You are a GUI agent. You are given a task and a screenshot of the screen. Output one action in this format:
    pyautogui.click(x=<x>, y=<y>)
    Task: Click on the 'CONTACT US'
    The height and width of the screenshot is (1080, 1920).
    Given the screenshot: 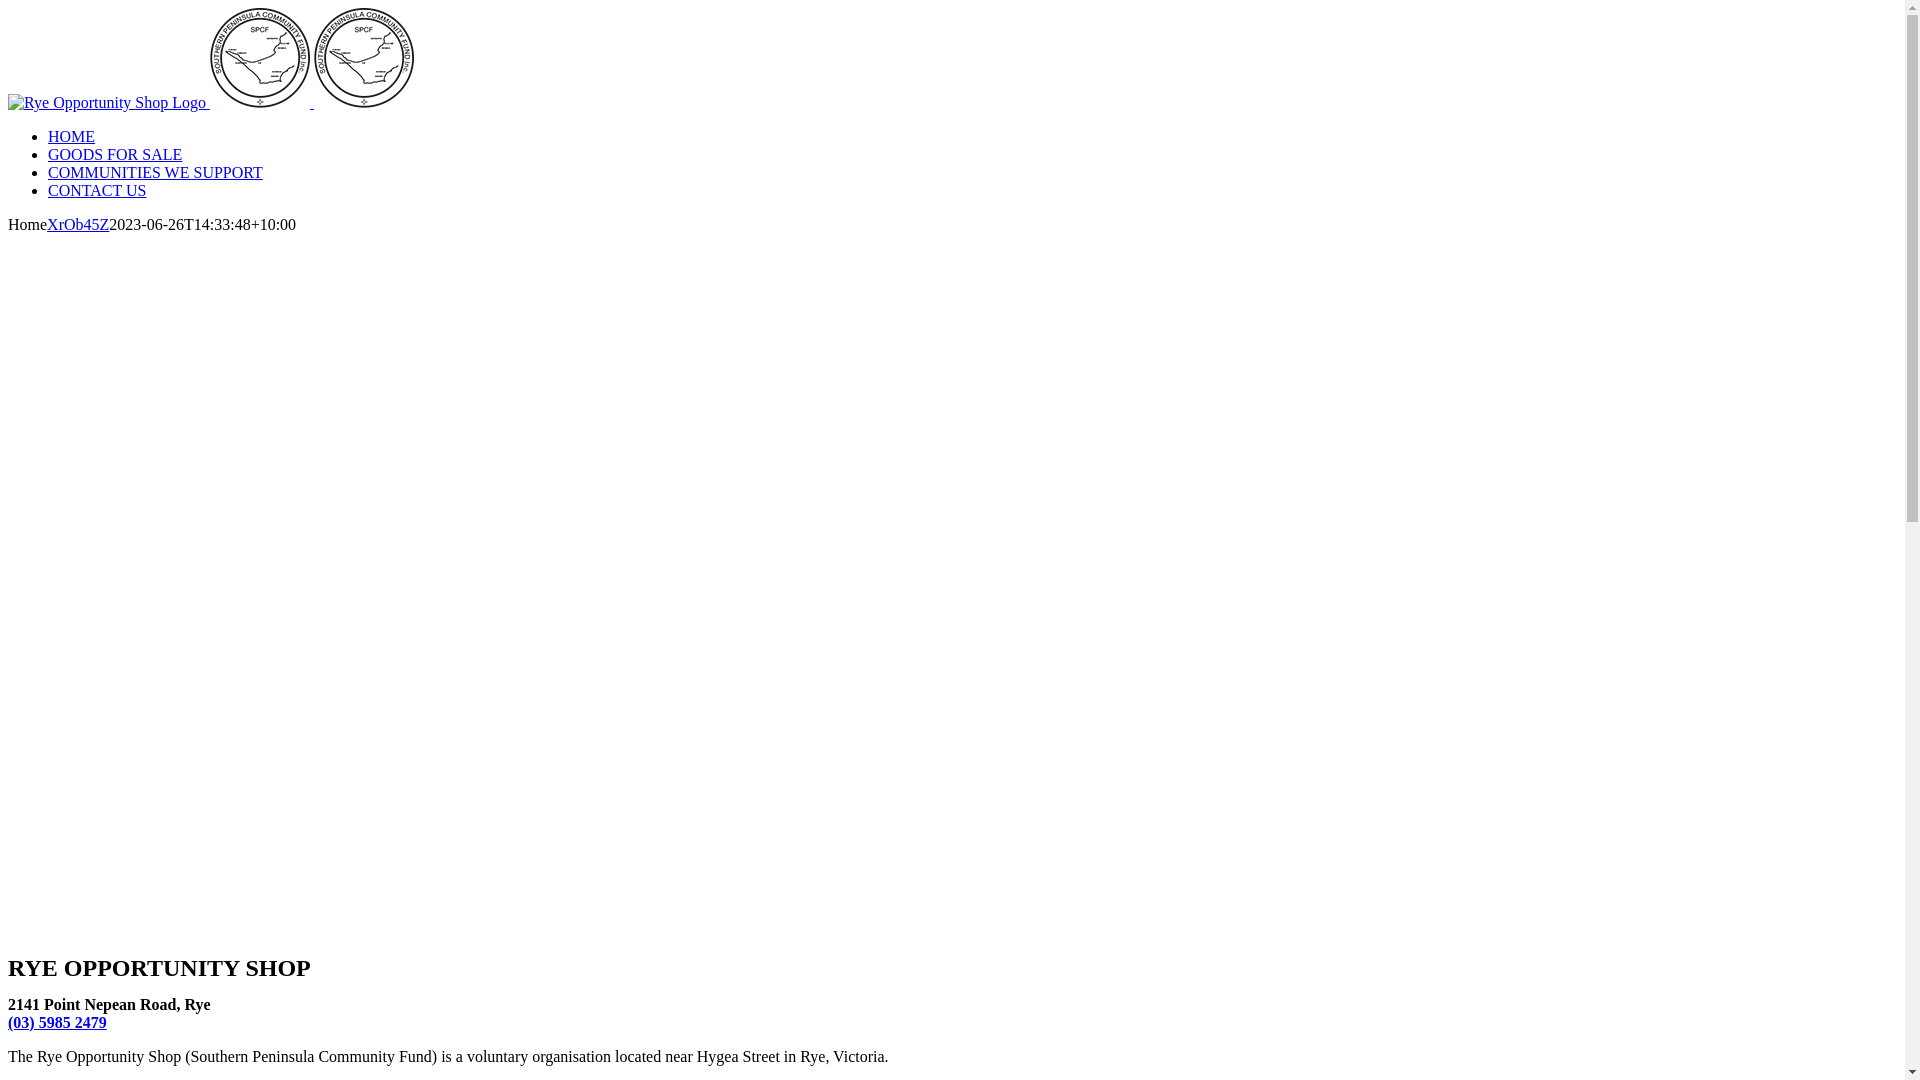 What is the action you would take?
    pyautogui.click(x=95, y=190)
    